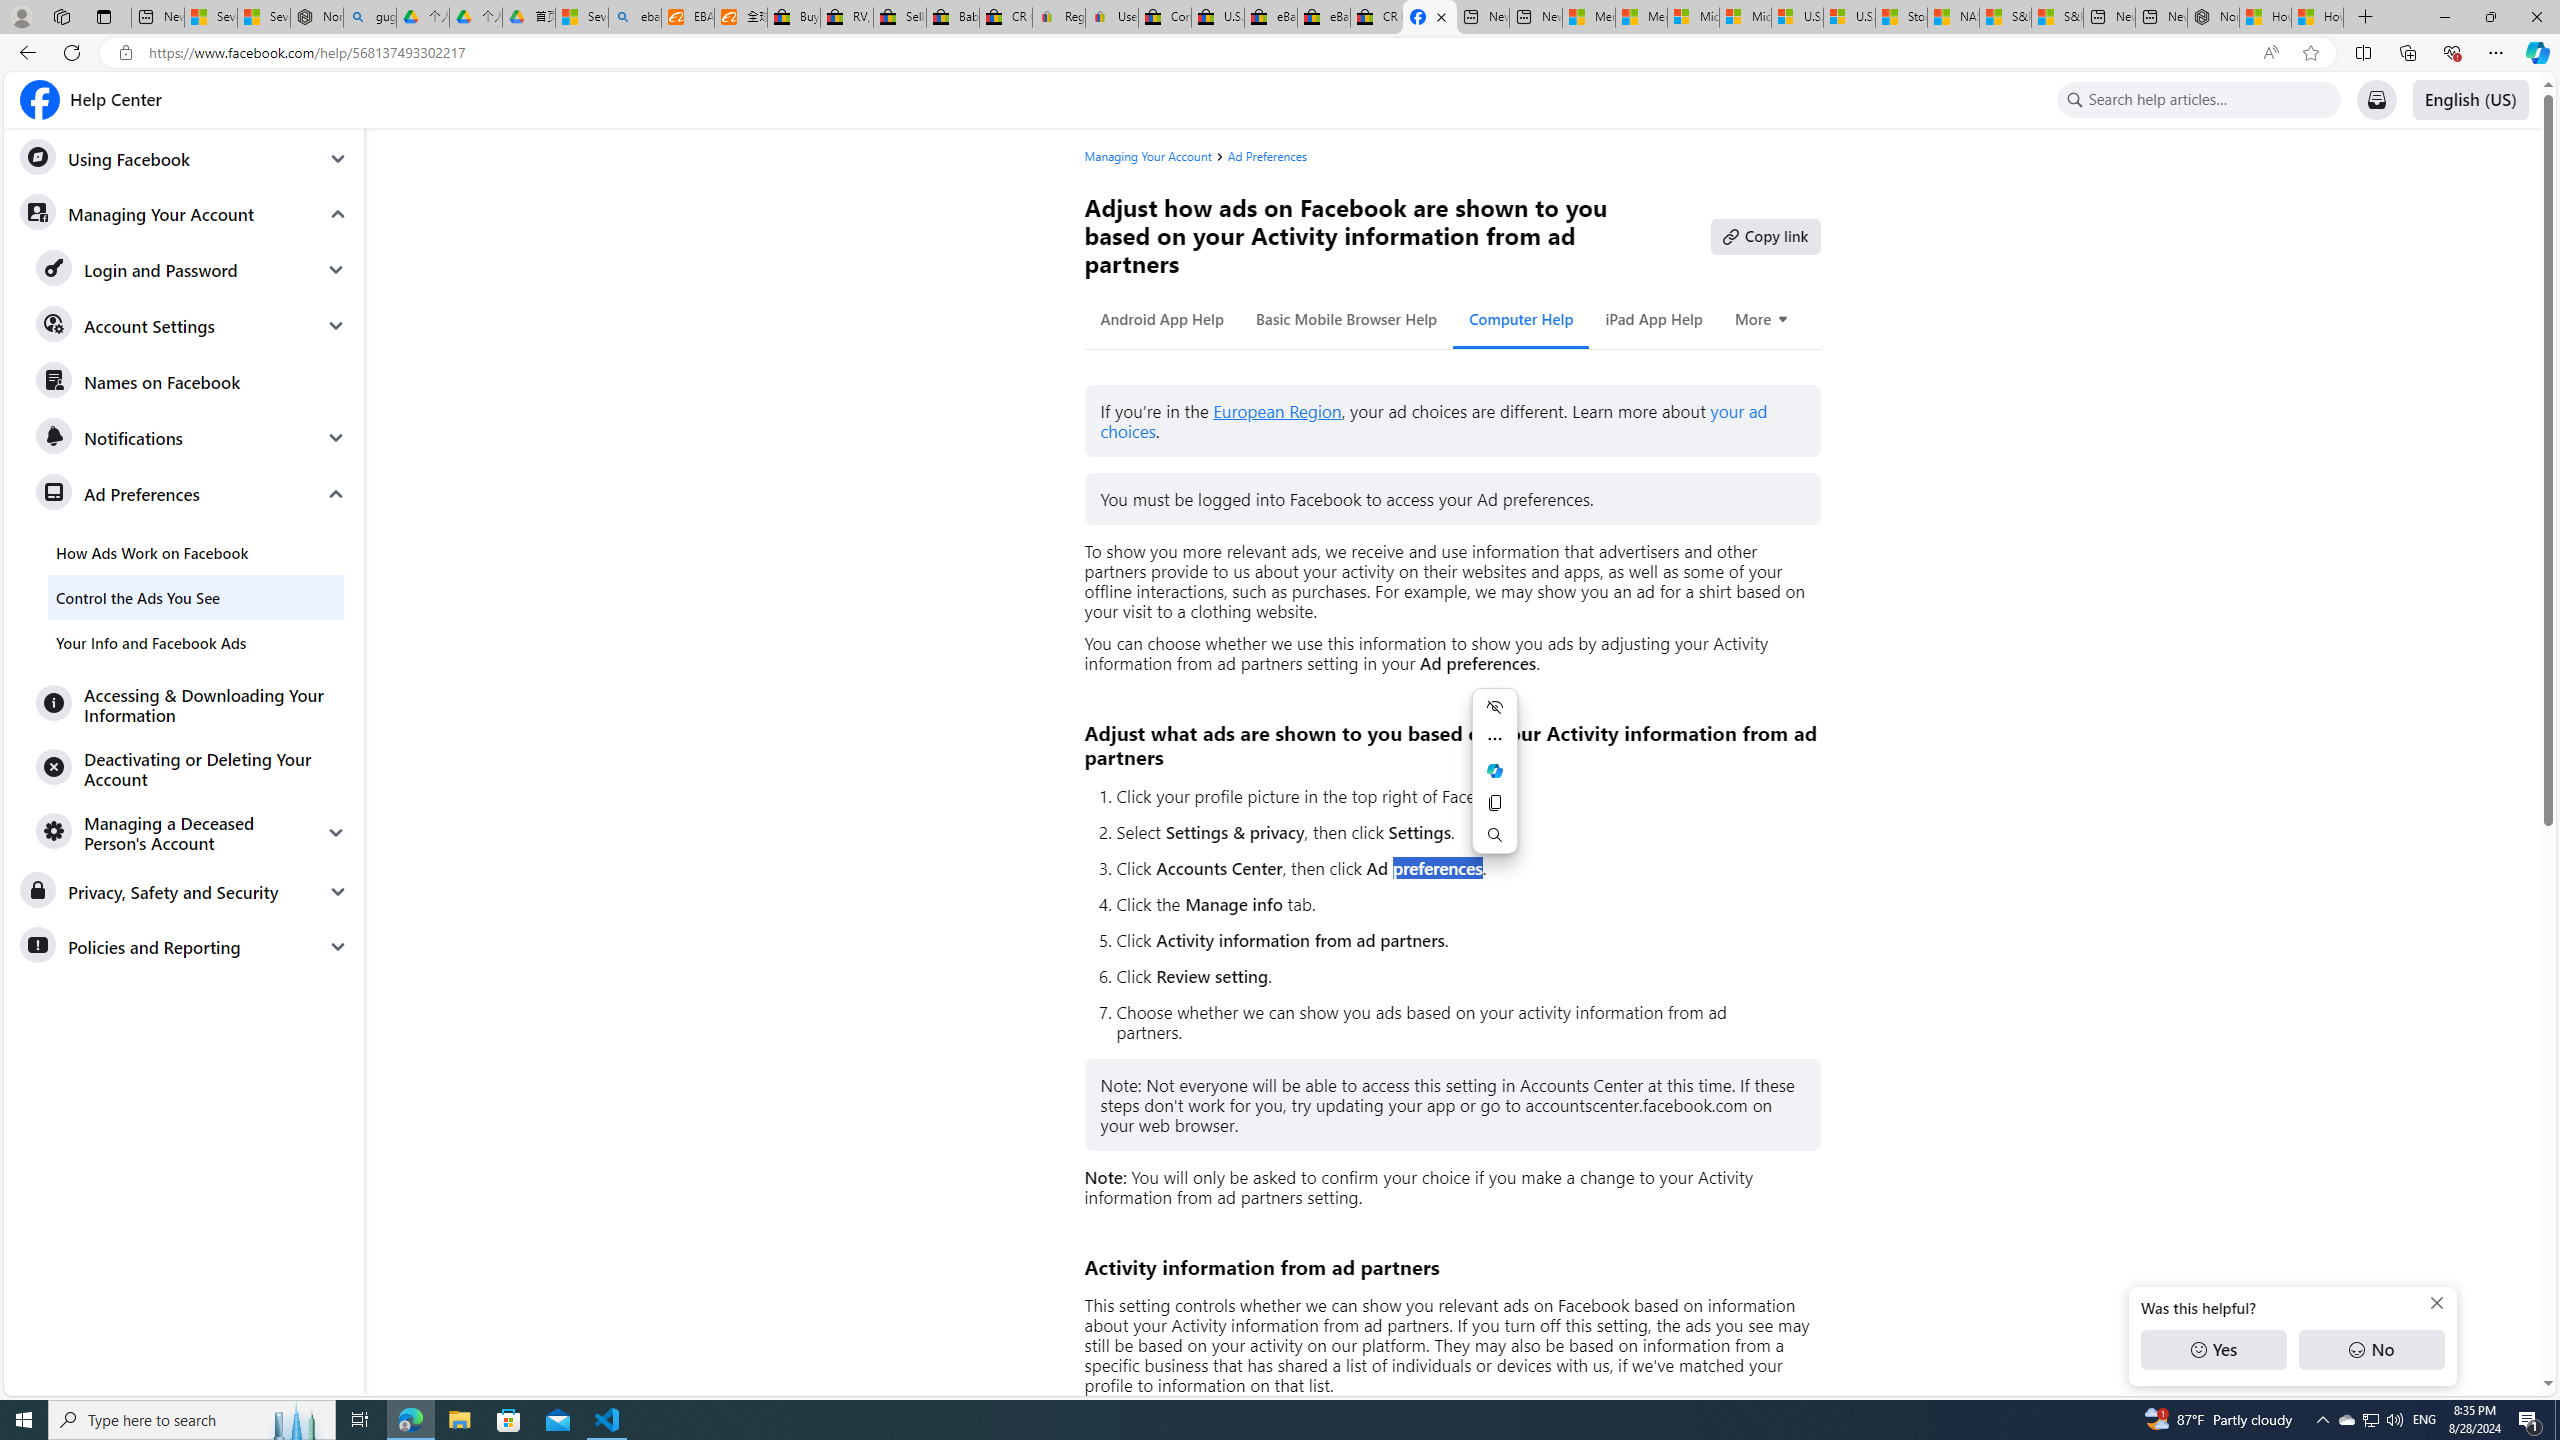  I want to click on 'Register: Create a personal eBay account', so click(1057, 16).